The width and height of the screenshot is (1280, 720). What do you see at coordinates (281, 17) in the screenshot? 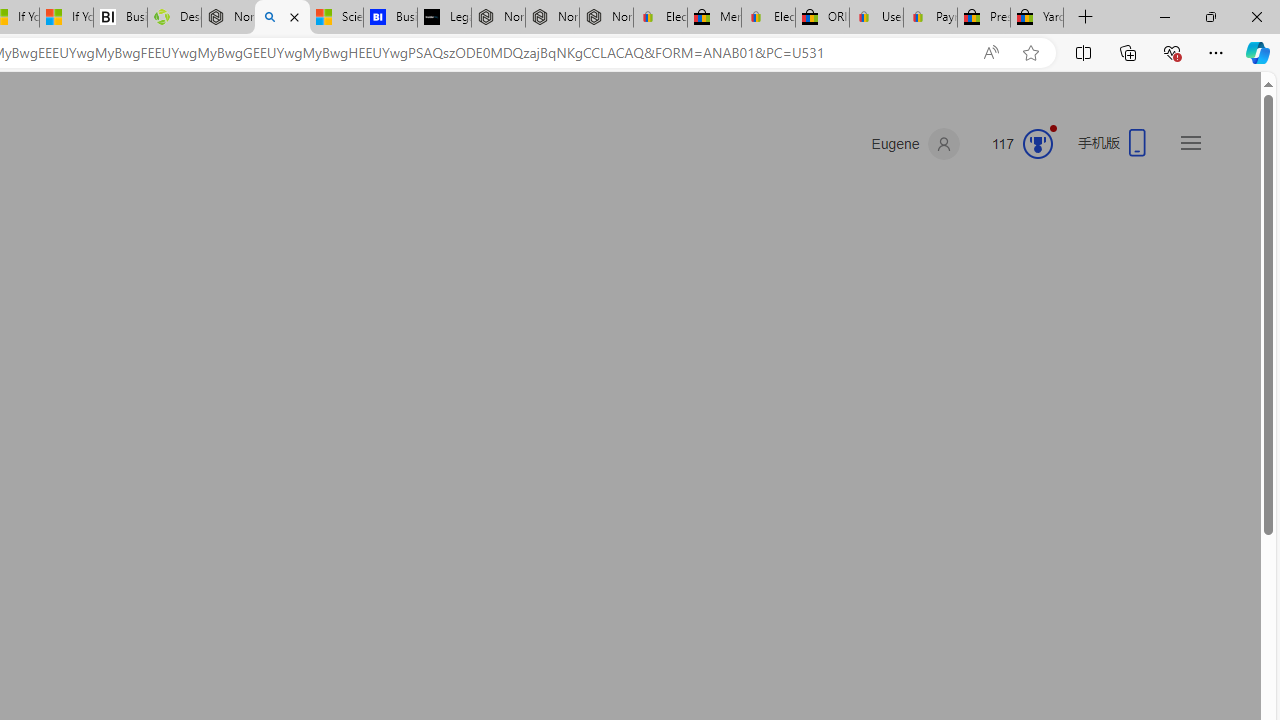
I see `'alabama high school quarterback dies - Search'` at bounding box center [281, 17].